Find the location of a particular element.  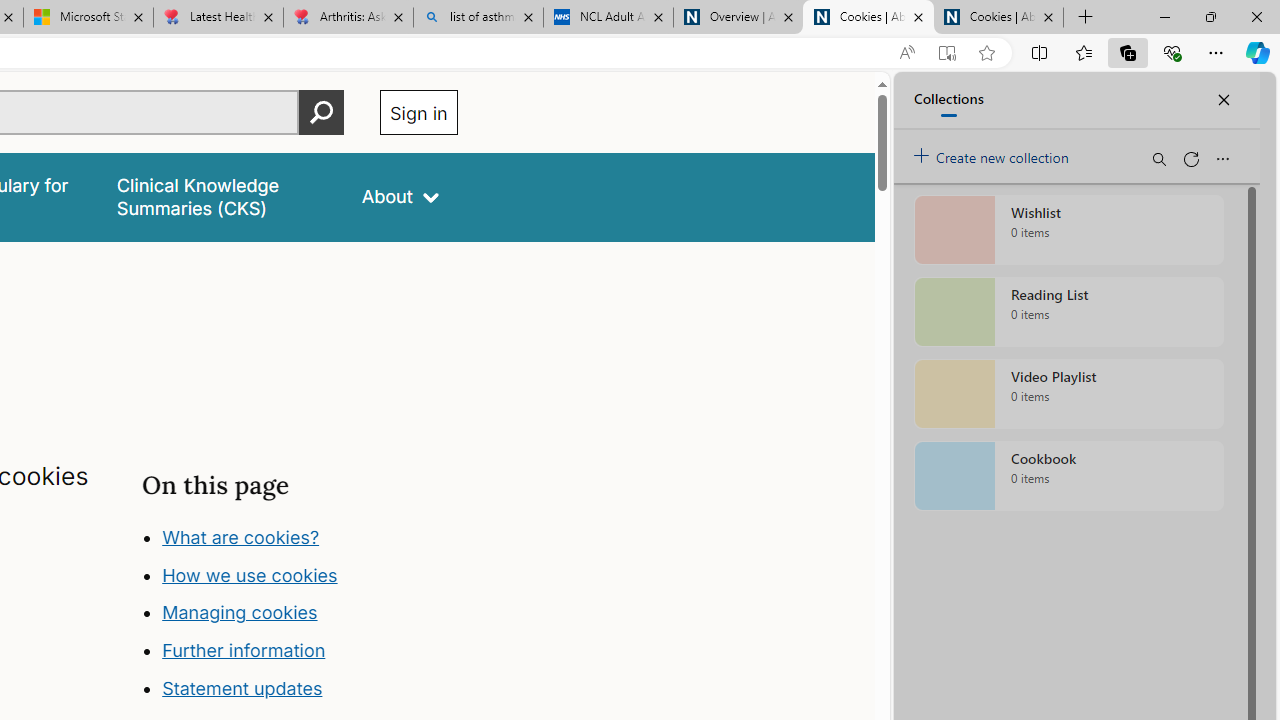

'false' is located at coordinates (221, 197).